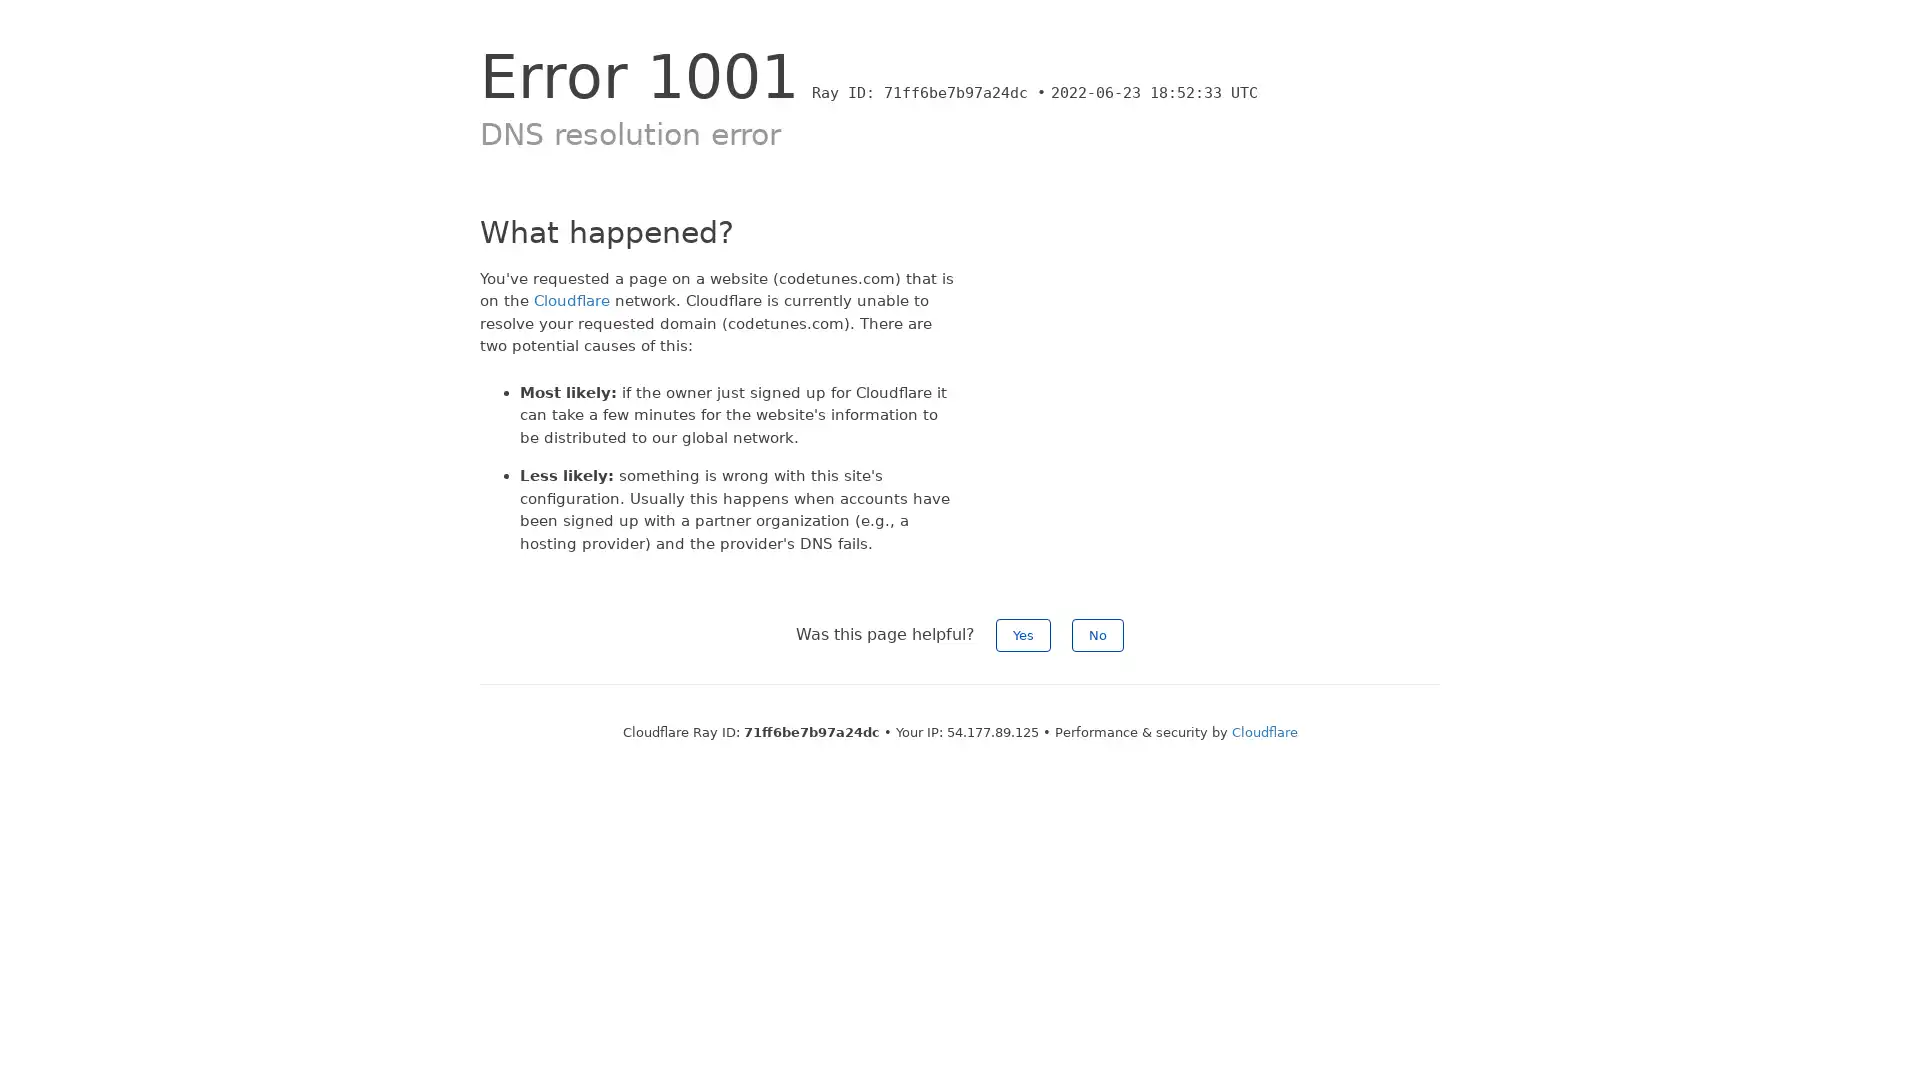 This screenshot has height=1080, width=1920. What do you see at coordinates (1097, 635) in the screenshot?
I see `No` at bounding box center [1097, 635].